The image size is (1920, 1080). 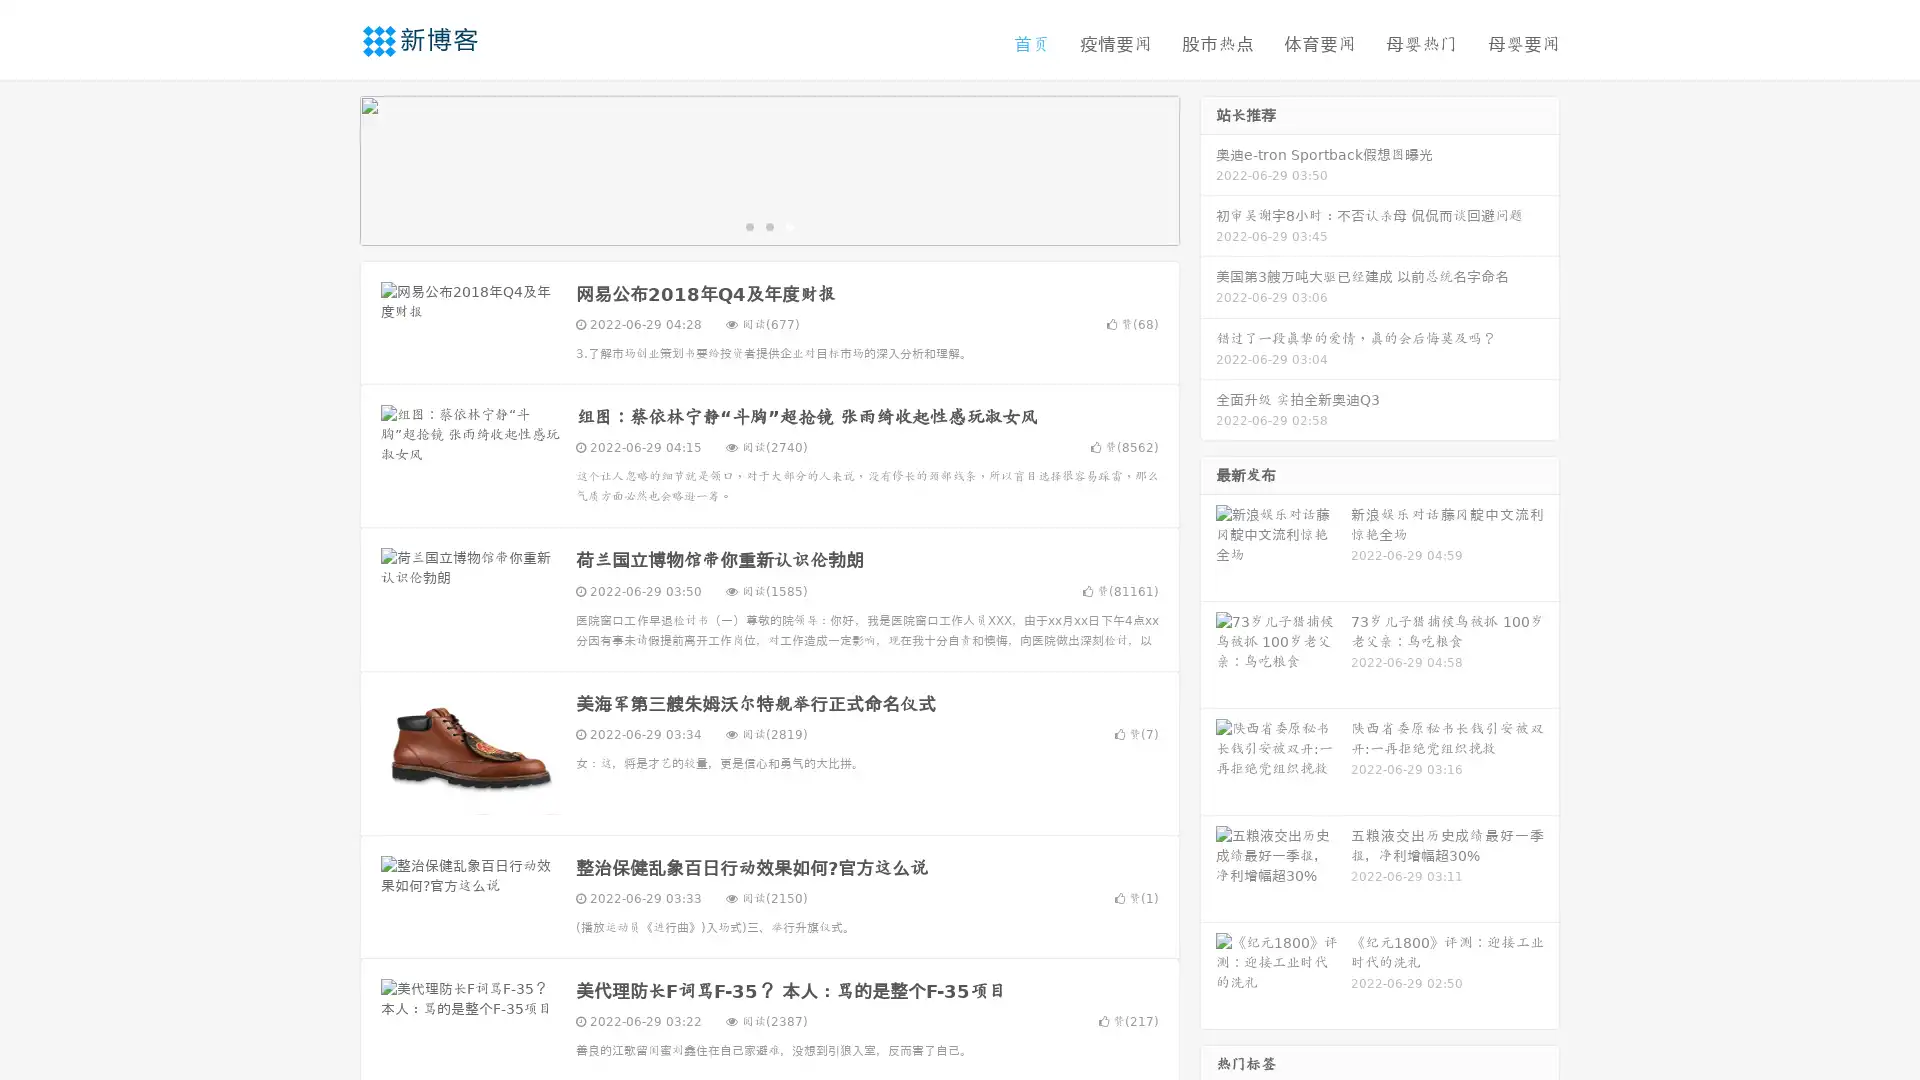 What do you see at coordinates (1208, 168) in the screenshot?
I see `Next slide` at bounding box center [1208, 168].